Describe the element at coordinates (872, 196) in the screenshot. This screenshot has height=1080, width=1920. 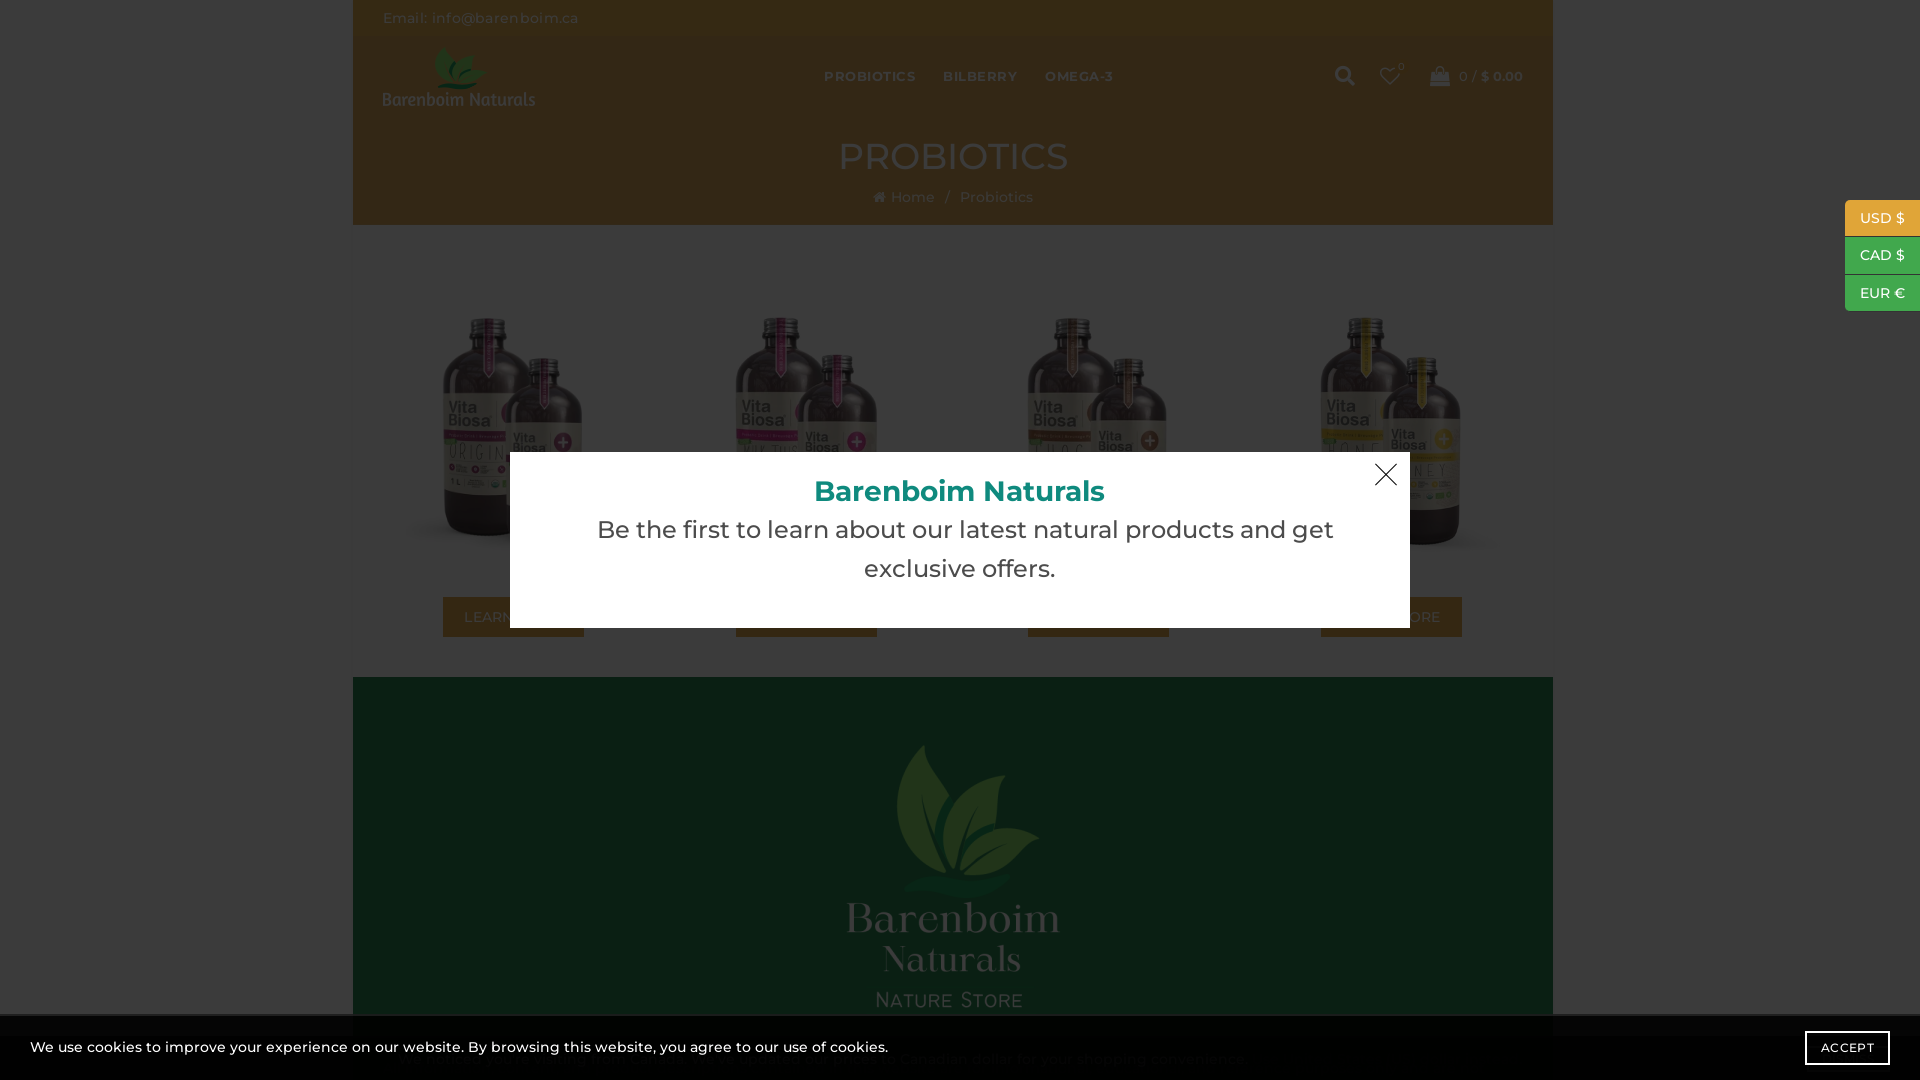
I see `'Home'` at that location.